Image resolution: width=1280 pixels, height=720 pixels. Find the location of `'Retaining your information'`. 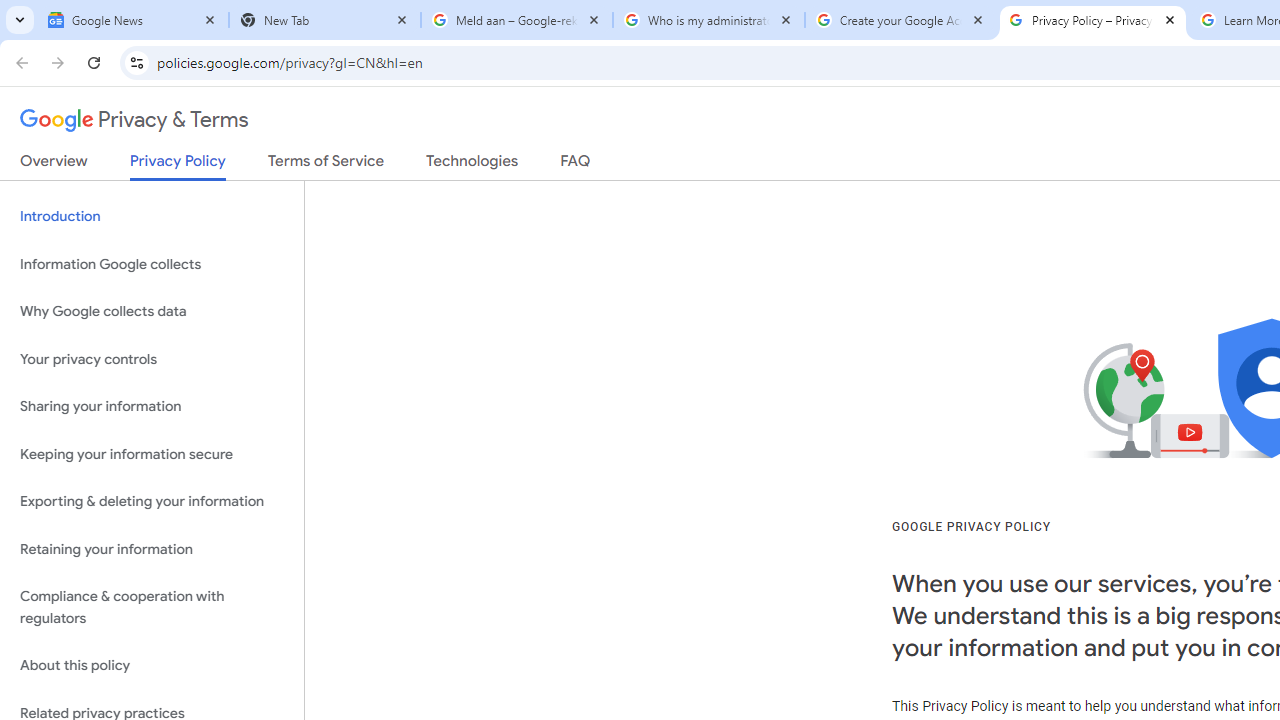

'Retaining your information' is located at coordinates (151, 549).